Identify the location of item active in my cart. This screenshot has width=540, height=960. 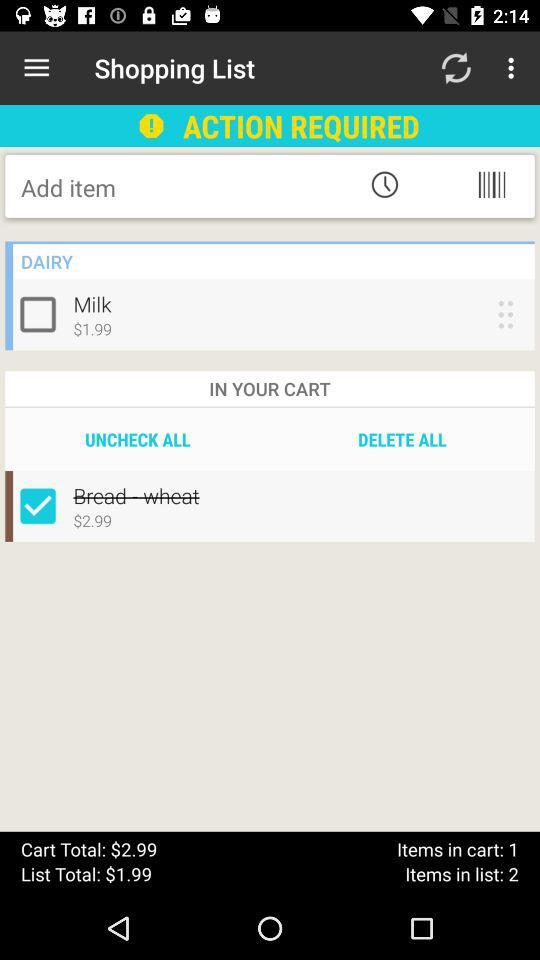
(42, 505).